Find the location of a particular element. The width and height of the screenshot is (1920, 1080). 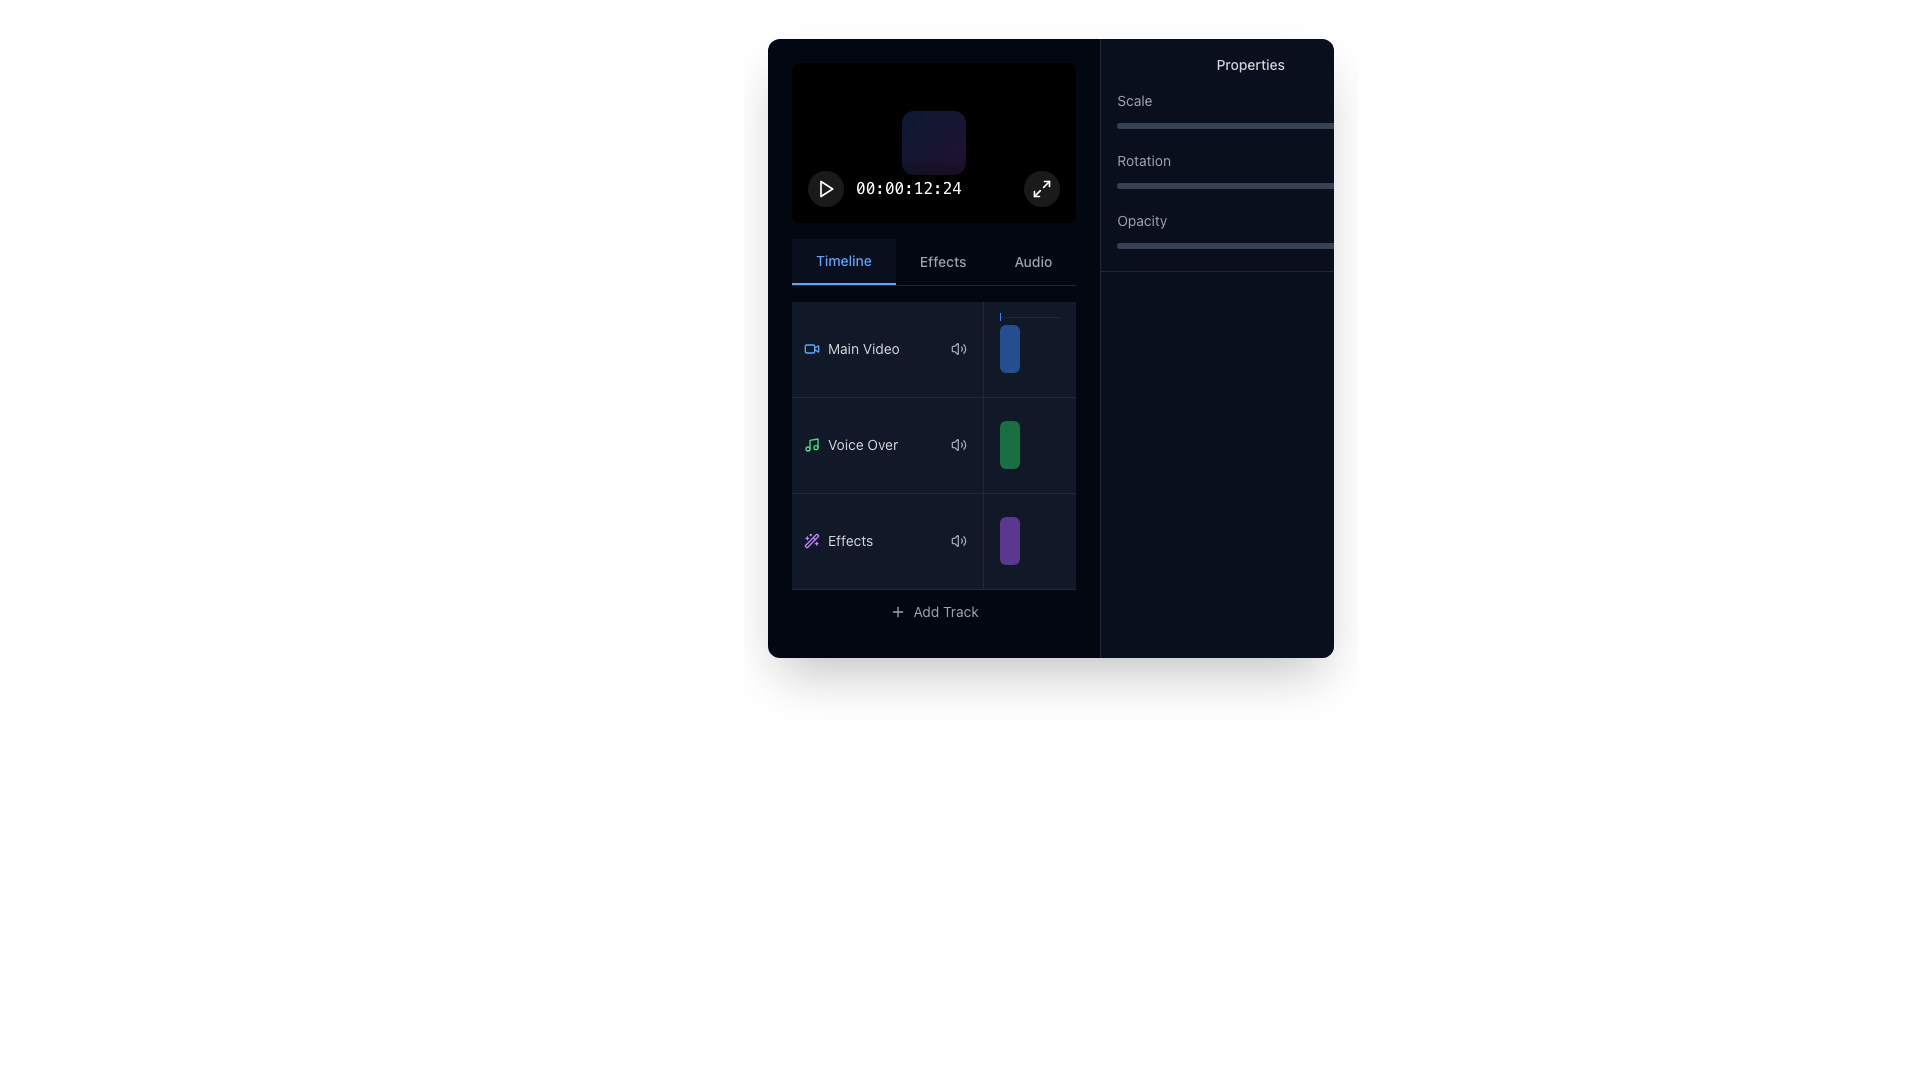

text label indicating the voice-over audio track in the timeline panel, which is positioned adjacent to the green music icon is located at coordinates (863, 444).